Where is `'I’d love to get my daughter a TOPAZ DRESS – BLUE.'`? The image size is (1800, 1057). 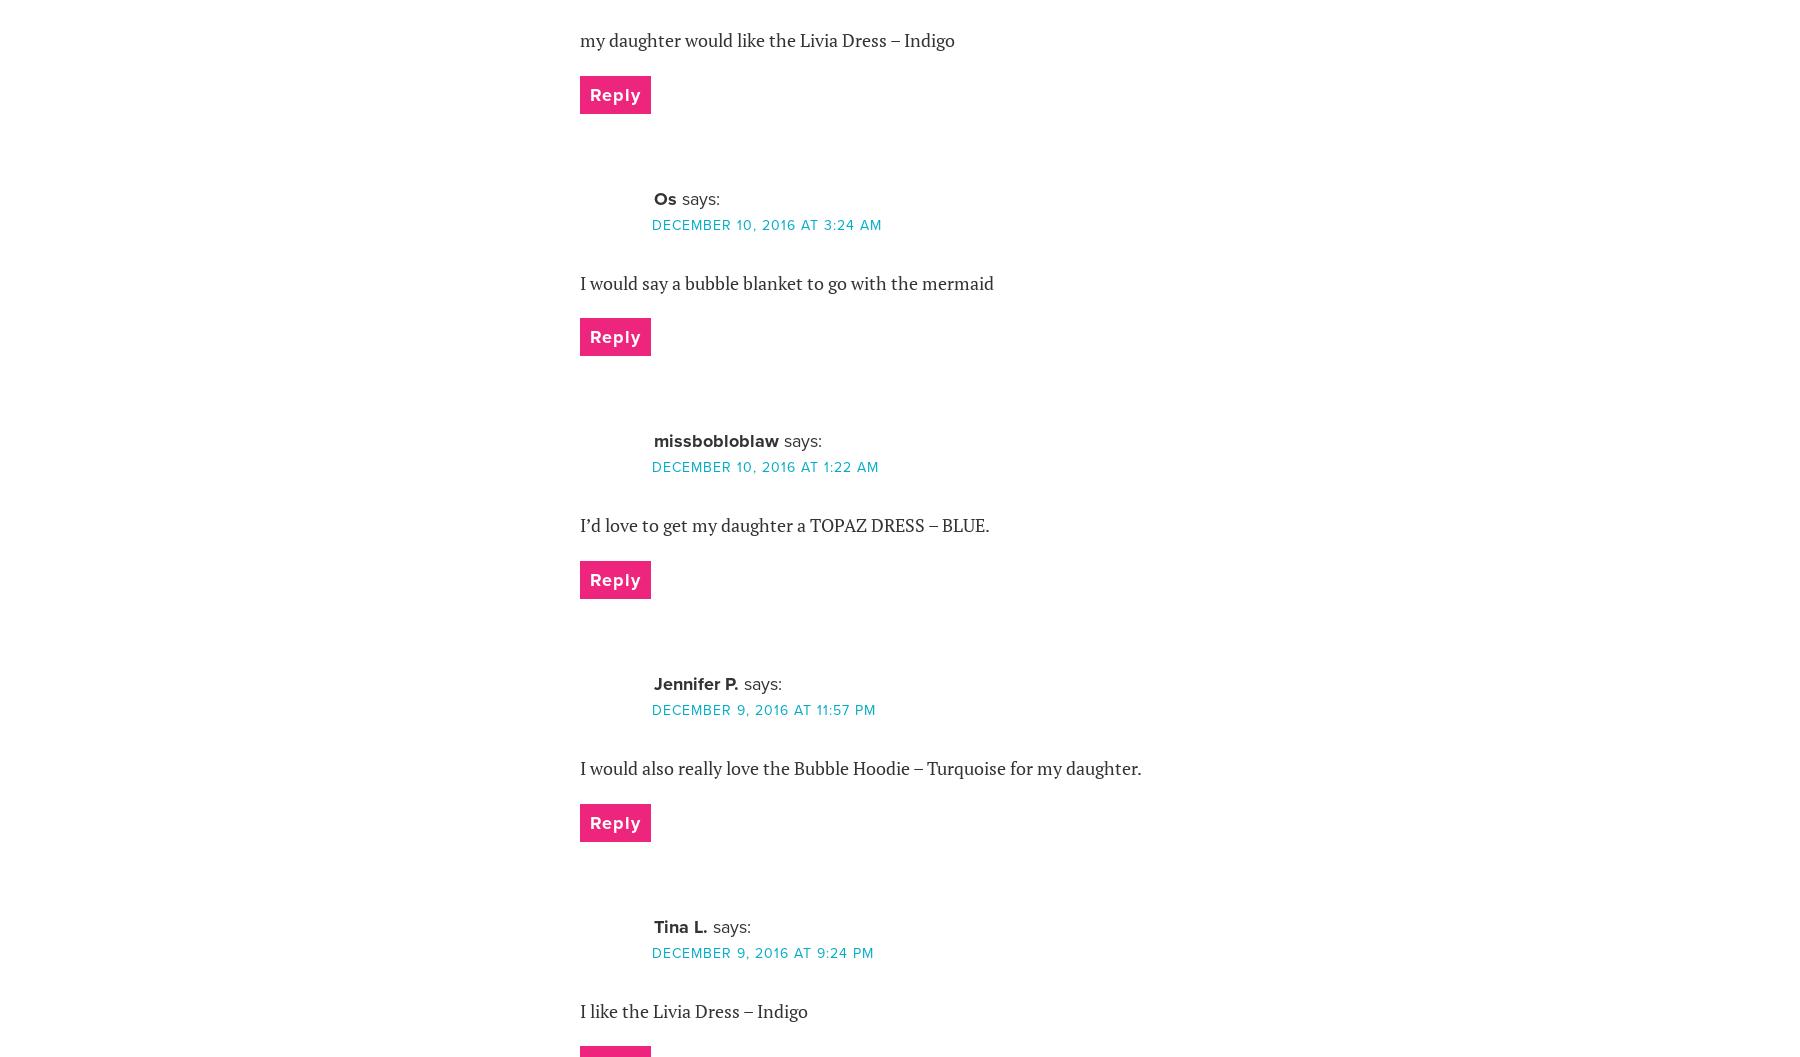
'I’d love to get my daughter a TOPAZ DRESS – BLUE.' is located at coordinates (783, 525).